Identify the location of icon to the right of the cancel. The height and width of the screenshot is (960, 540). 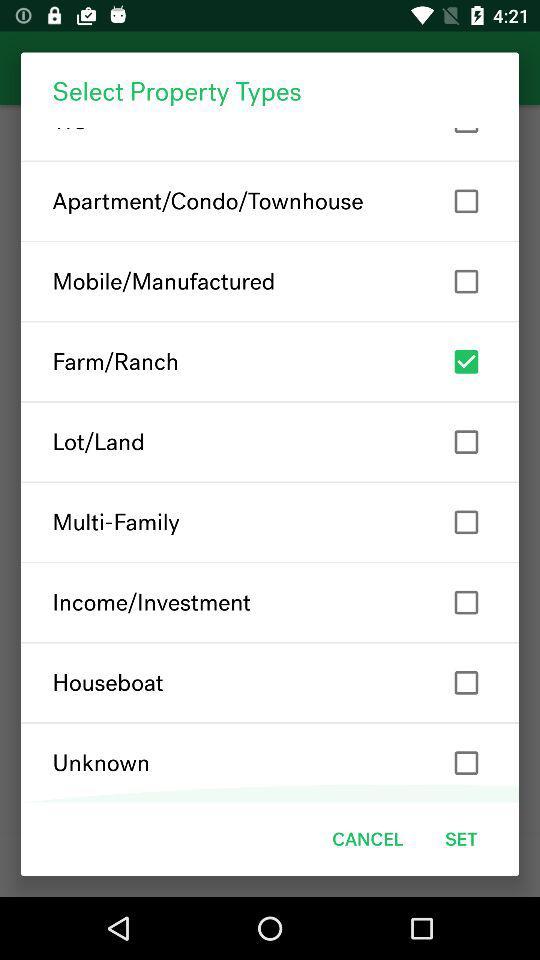
(461, 839).